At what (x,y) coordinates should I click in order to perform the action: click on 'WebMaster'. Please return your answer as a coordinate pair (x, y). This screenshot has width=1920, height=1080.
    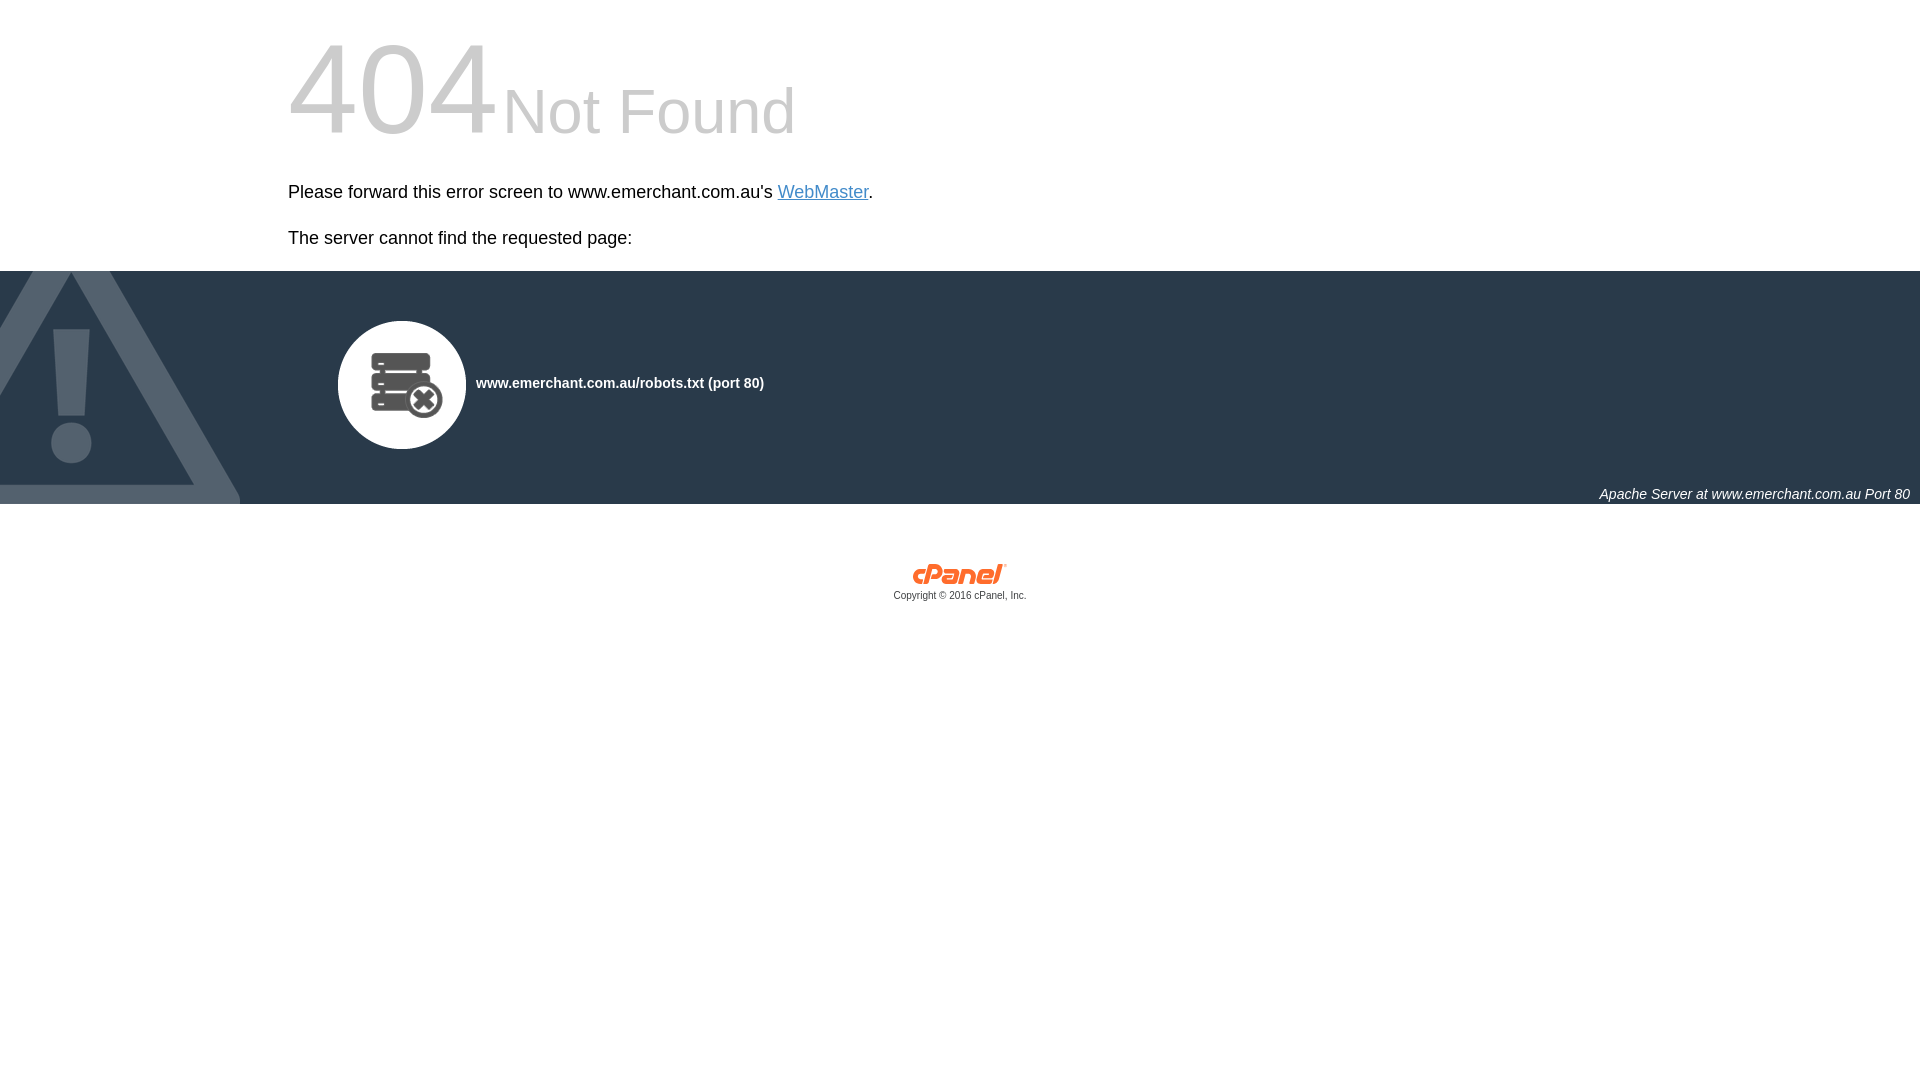
    Looking at the image, I should click on (823, 192).